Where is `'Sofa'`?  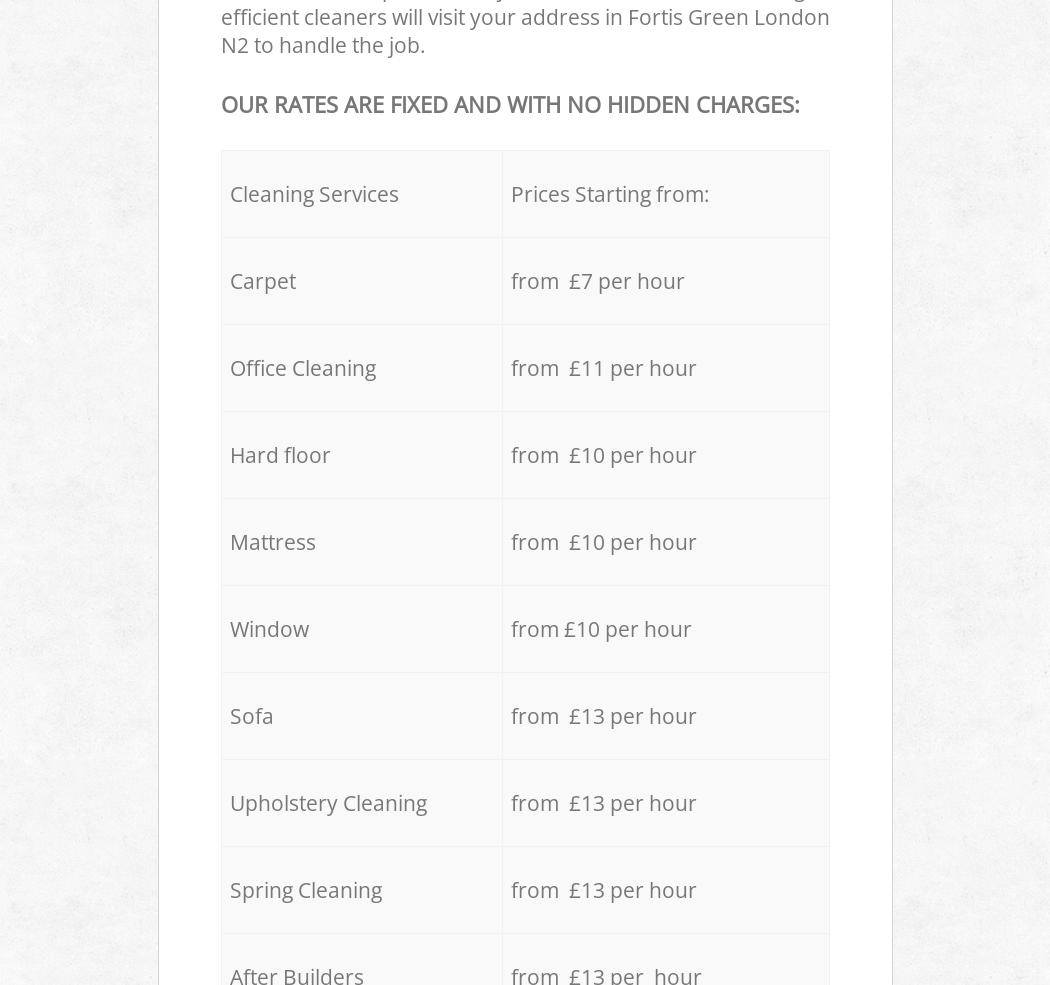 'Sofa' is located at coordinates (250, 715).